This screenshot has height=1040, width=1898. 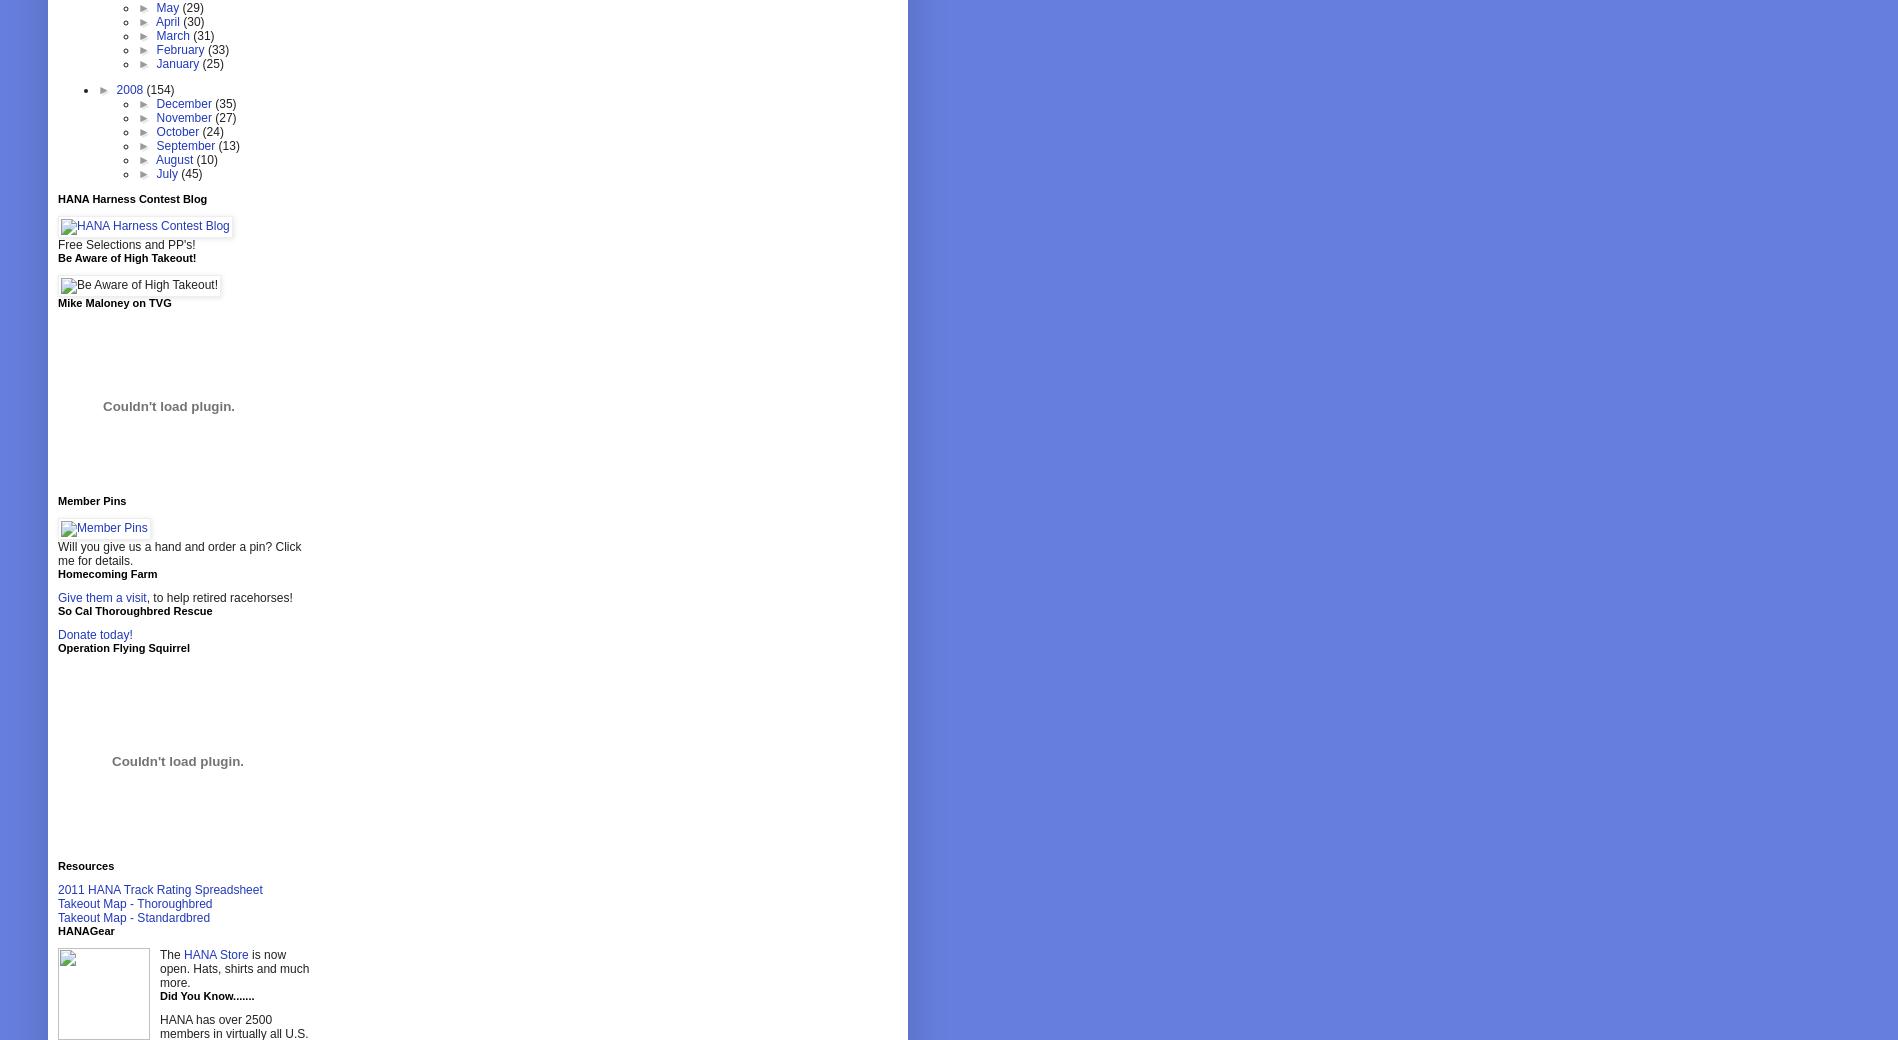 I want to click on 'August', so click(x=174, y=159).